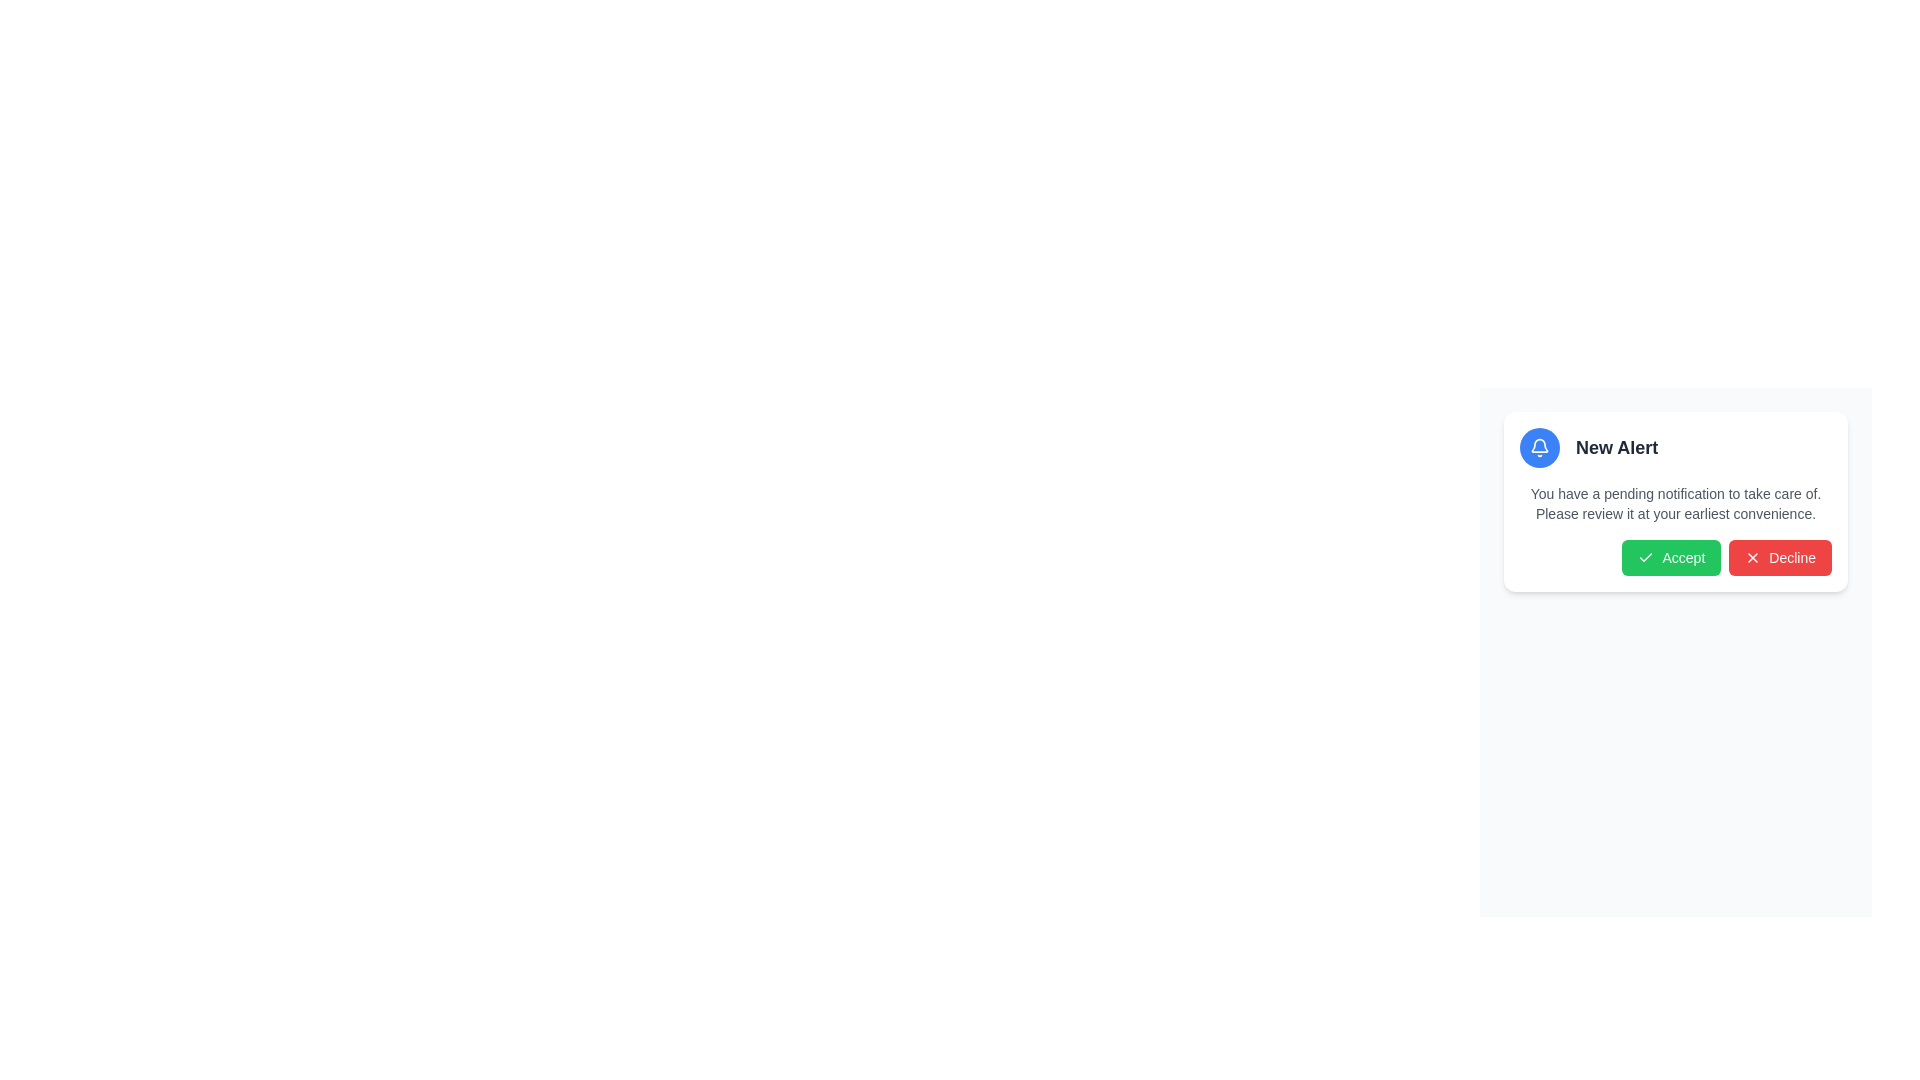 This screenshot has height=1080, width=1920. What do you see at coordinates (1675, 446) in the screenshot?
I see `the Notification Header` at bounding box center [1675, 446].